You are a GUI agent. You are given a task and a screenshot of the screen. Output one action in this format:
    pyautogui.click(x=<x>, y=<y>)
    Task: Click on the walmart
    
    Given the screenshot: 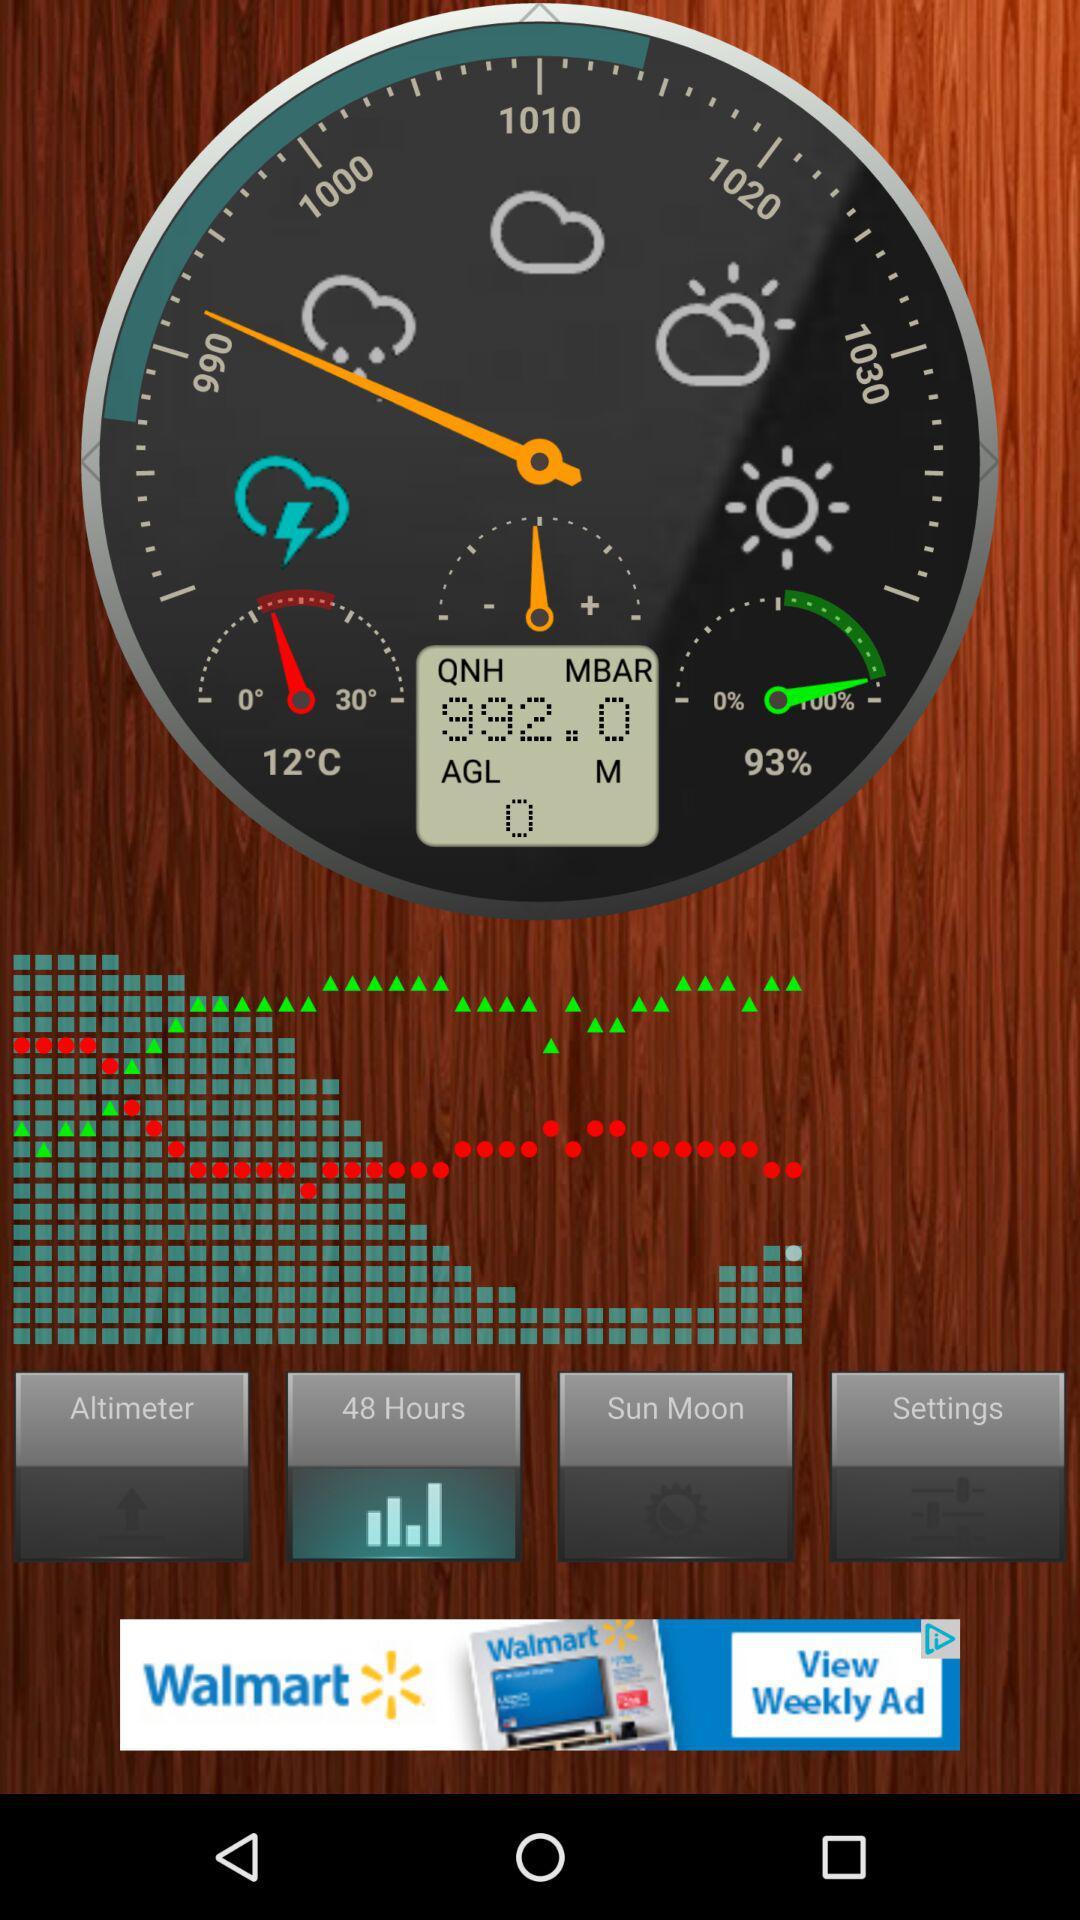 What is the action you would take?
    pyautogui.click(x=540, y=1683)
    